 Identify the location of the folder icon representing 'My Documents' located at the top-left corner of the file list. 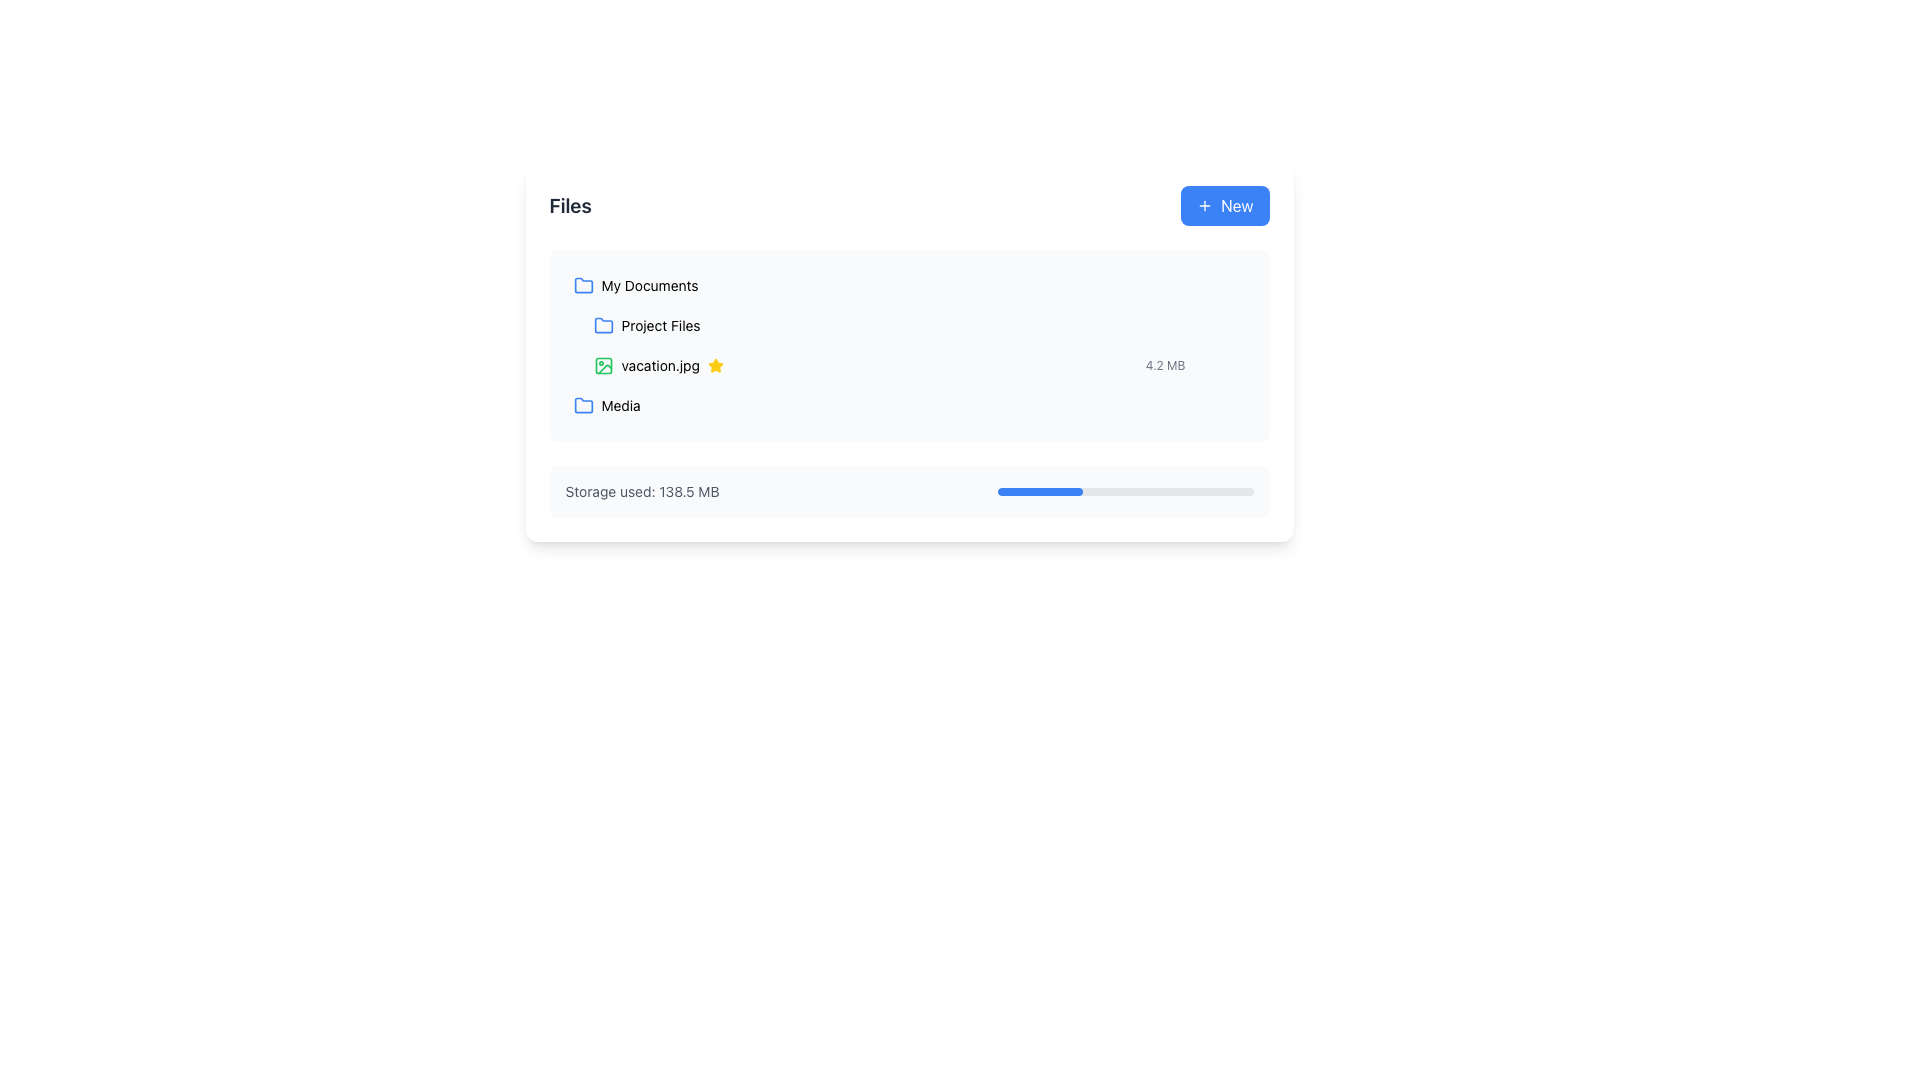
(582, 285).